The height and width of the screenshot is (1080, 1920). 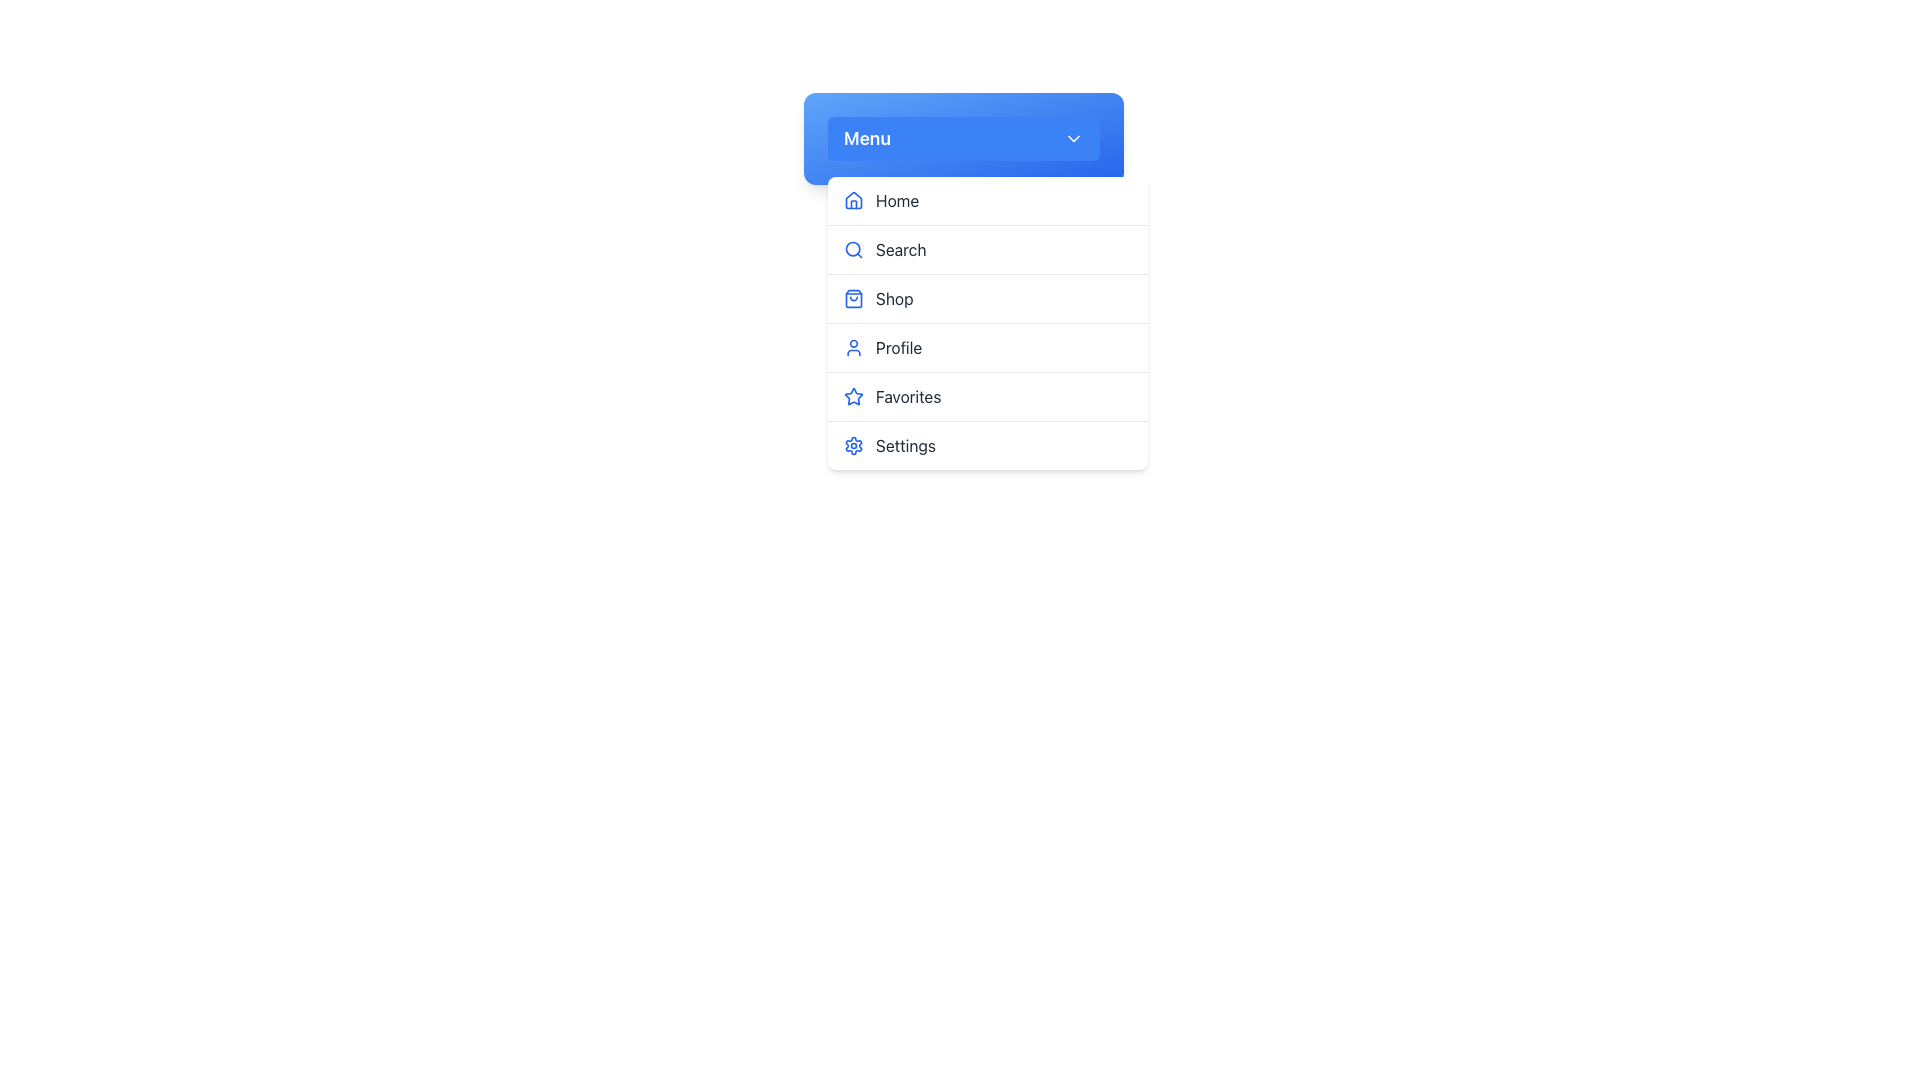 I want to click on the star icon representing the 'Favorites' option in the dropdown menu, so click(x=854, y=396).